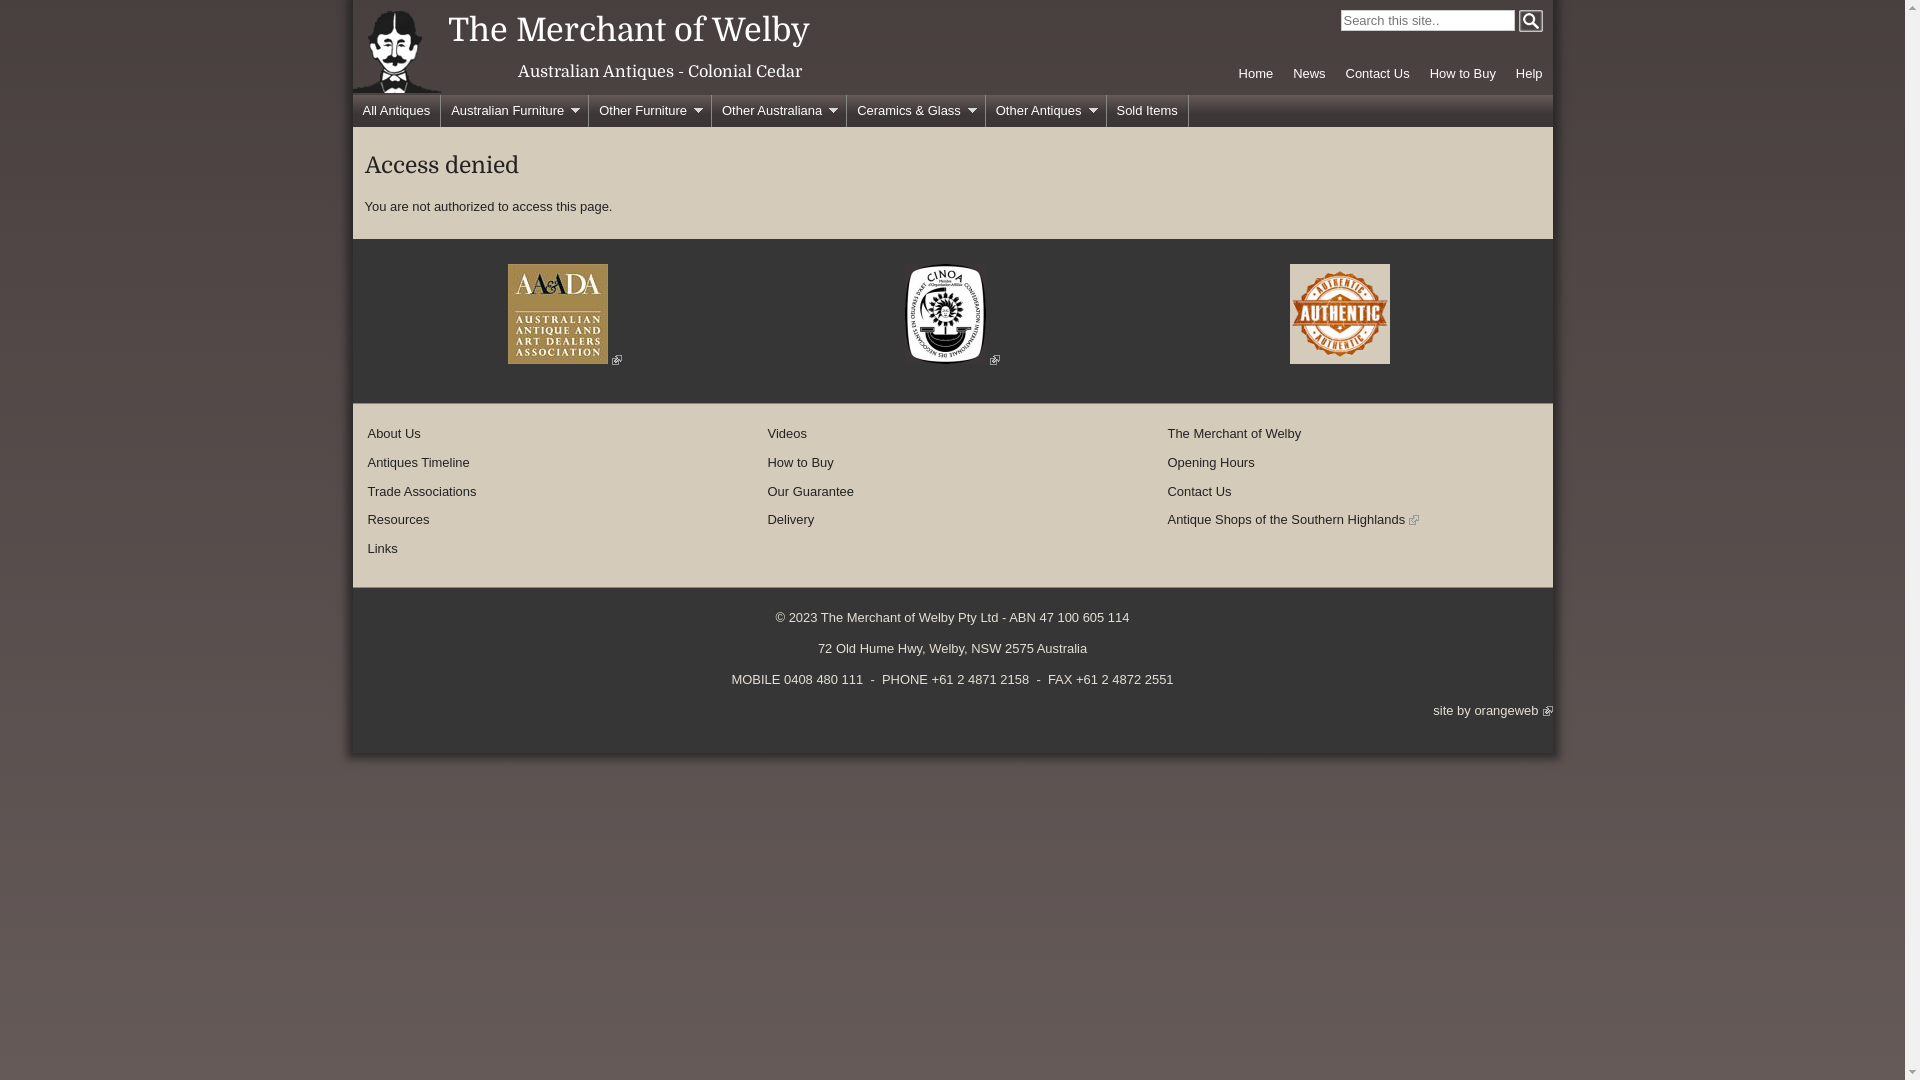  Describe the element at coordinates (790, 518) in the screenshot. I see `'Delivery'` at that location.